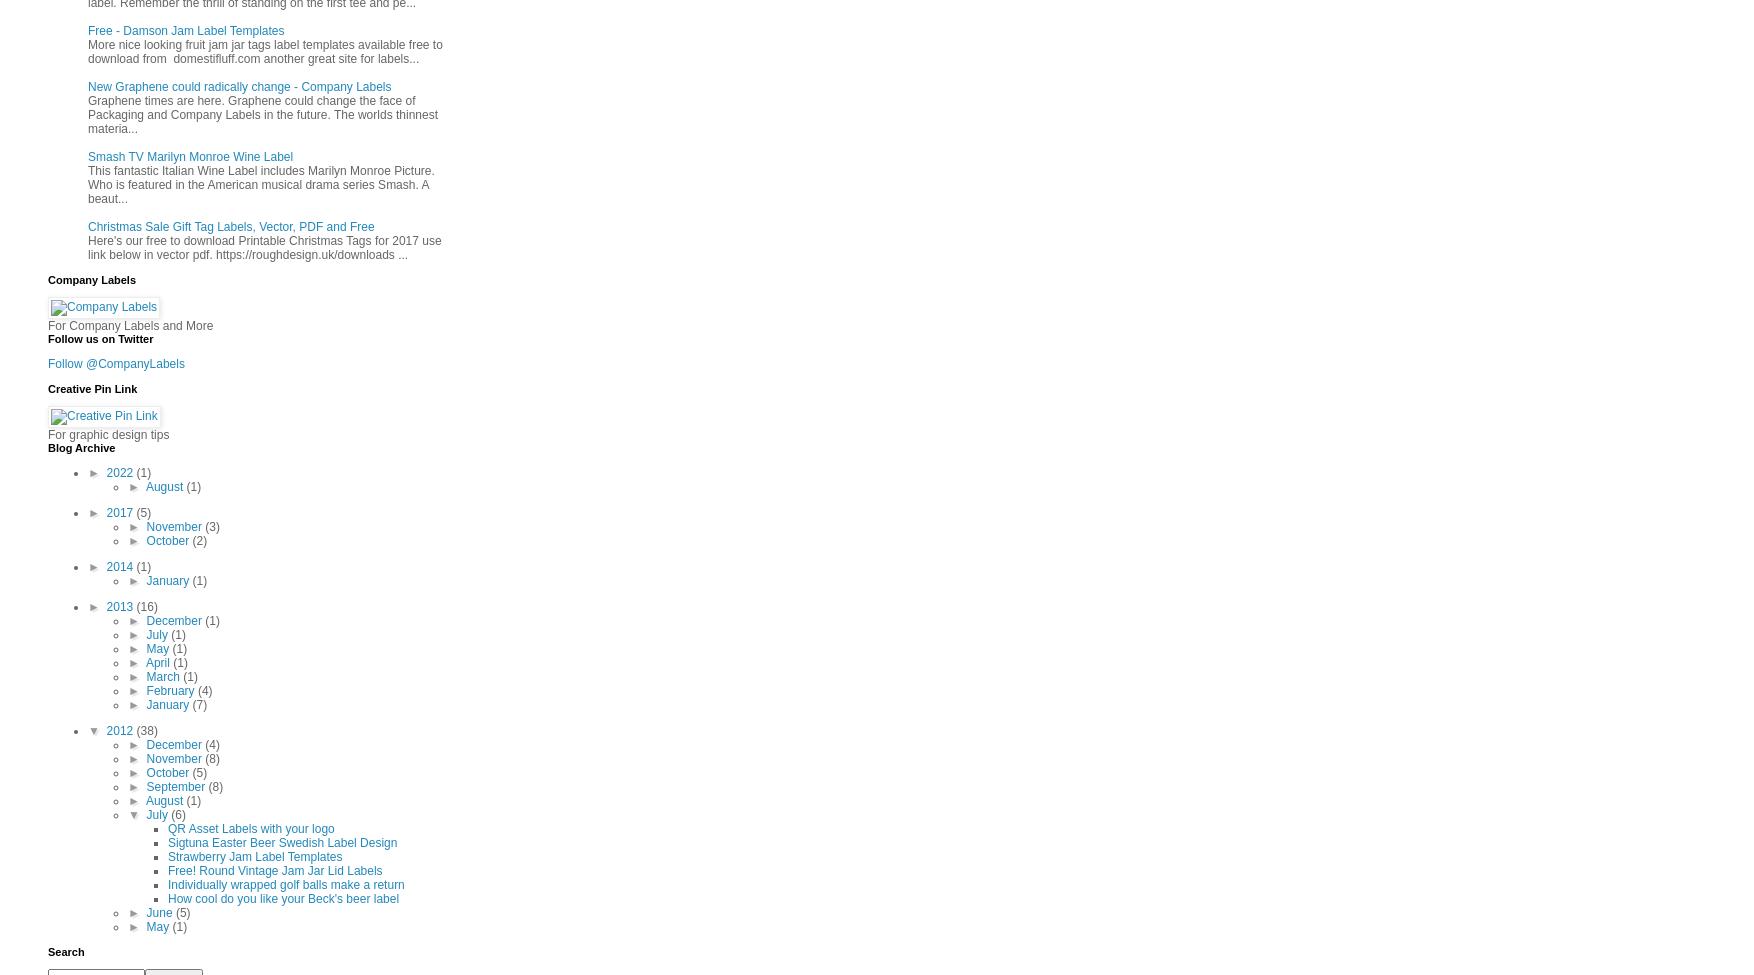  What do you see at coordinates (134, 728) in the screenshot?
I see `'(38)'` at bounding box center [134, 728].